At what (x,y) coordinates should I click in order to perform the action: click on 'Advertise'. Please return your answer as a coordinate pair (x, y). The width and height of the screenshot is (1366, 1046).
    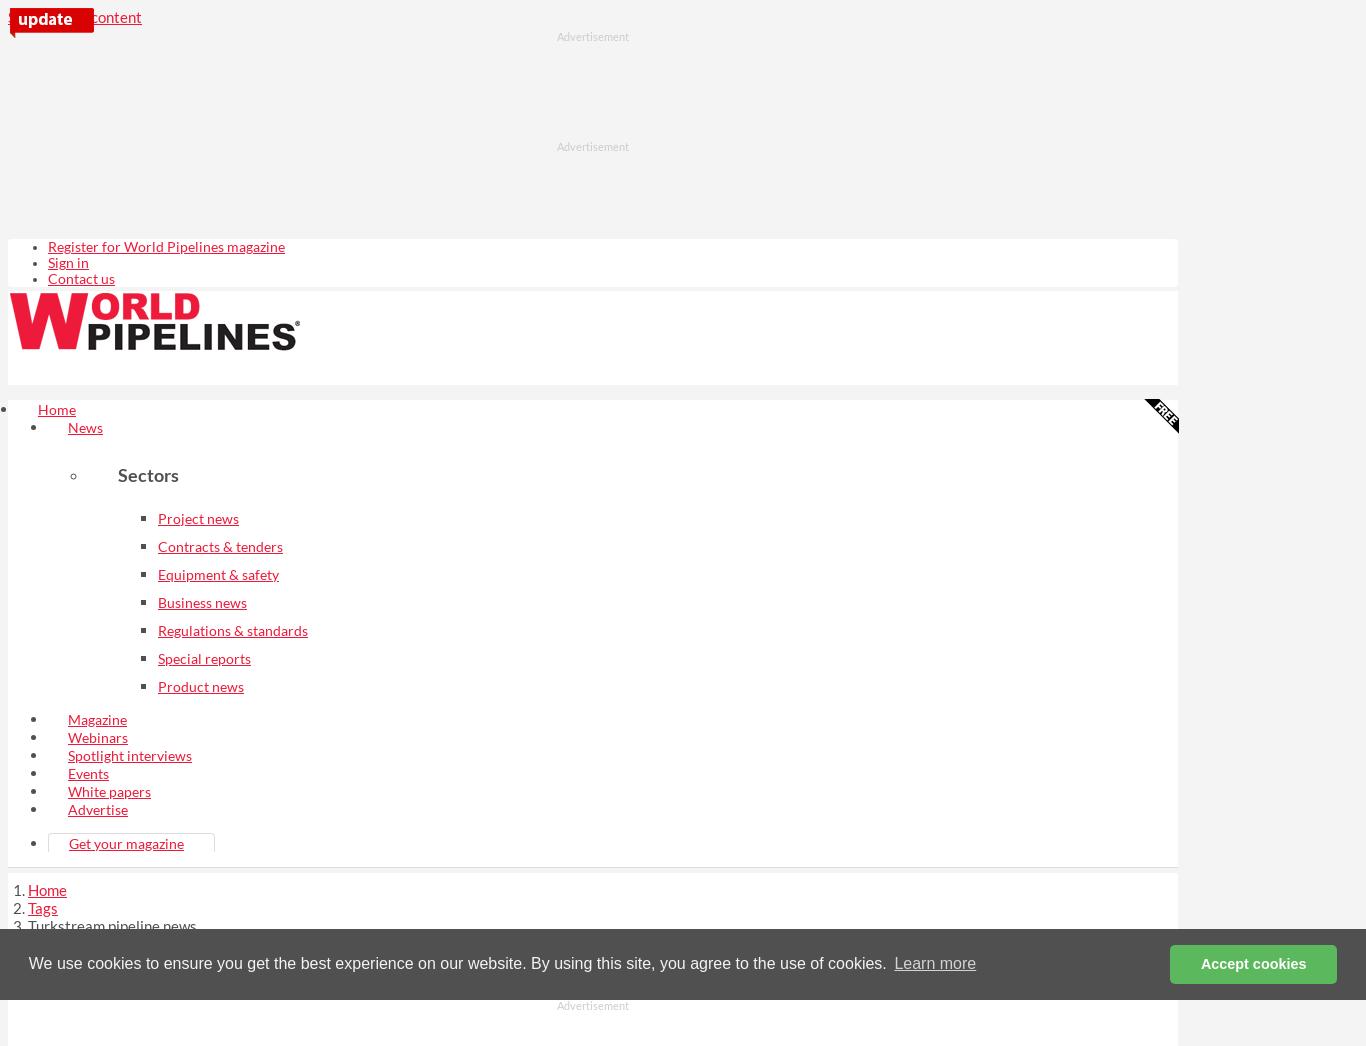
    Looking at the image, I should click on (97, 808).